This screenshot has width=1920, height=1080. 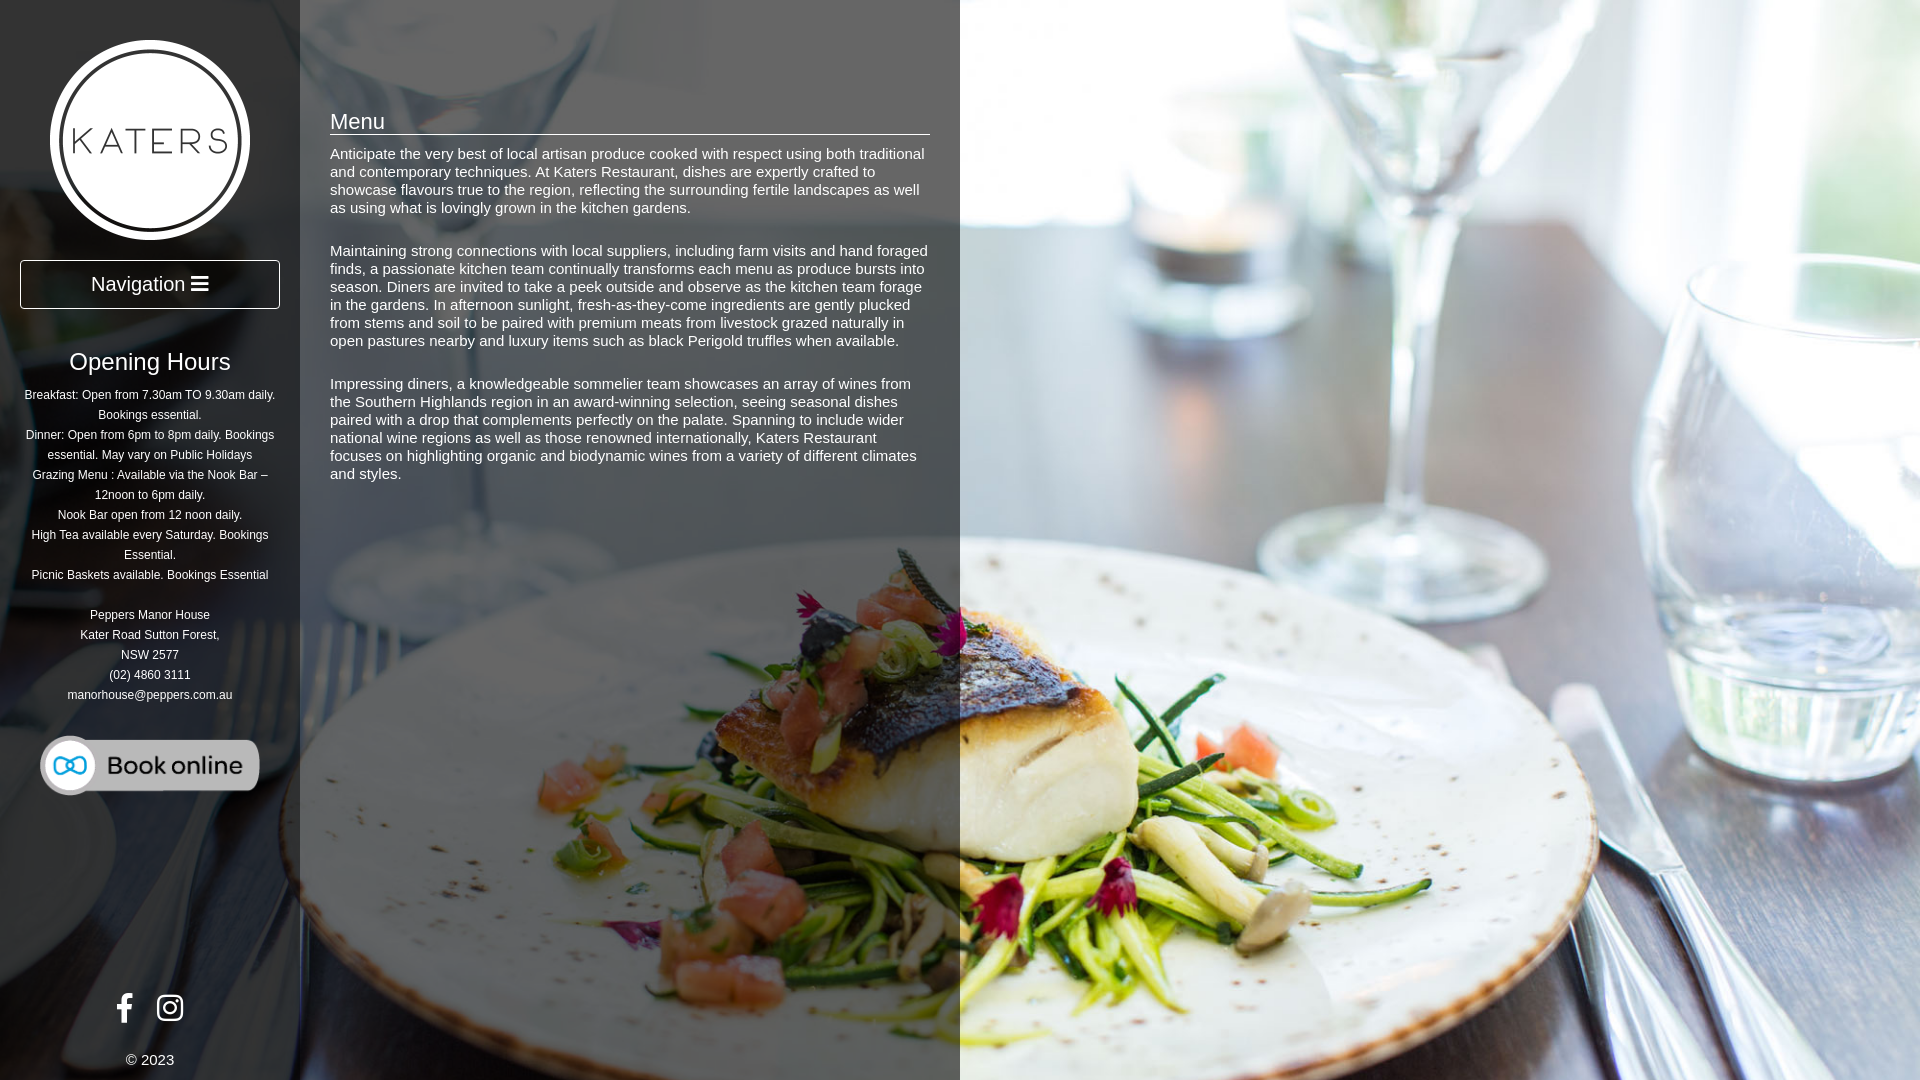 I want to click on 'Facebook', so click(x=123, y=1013).